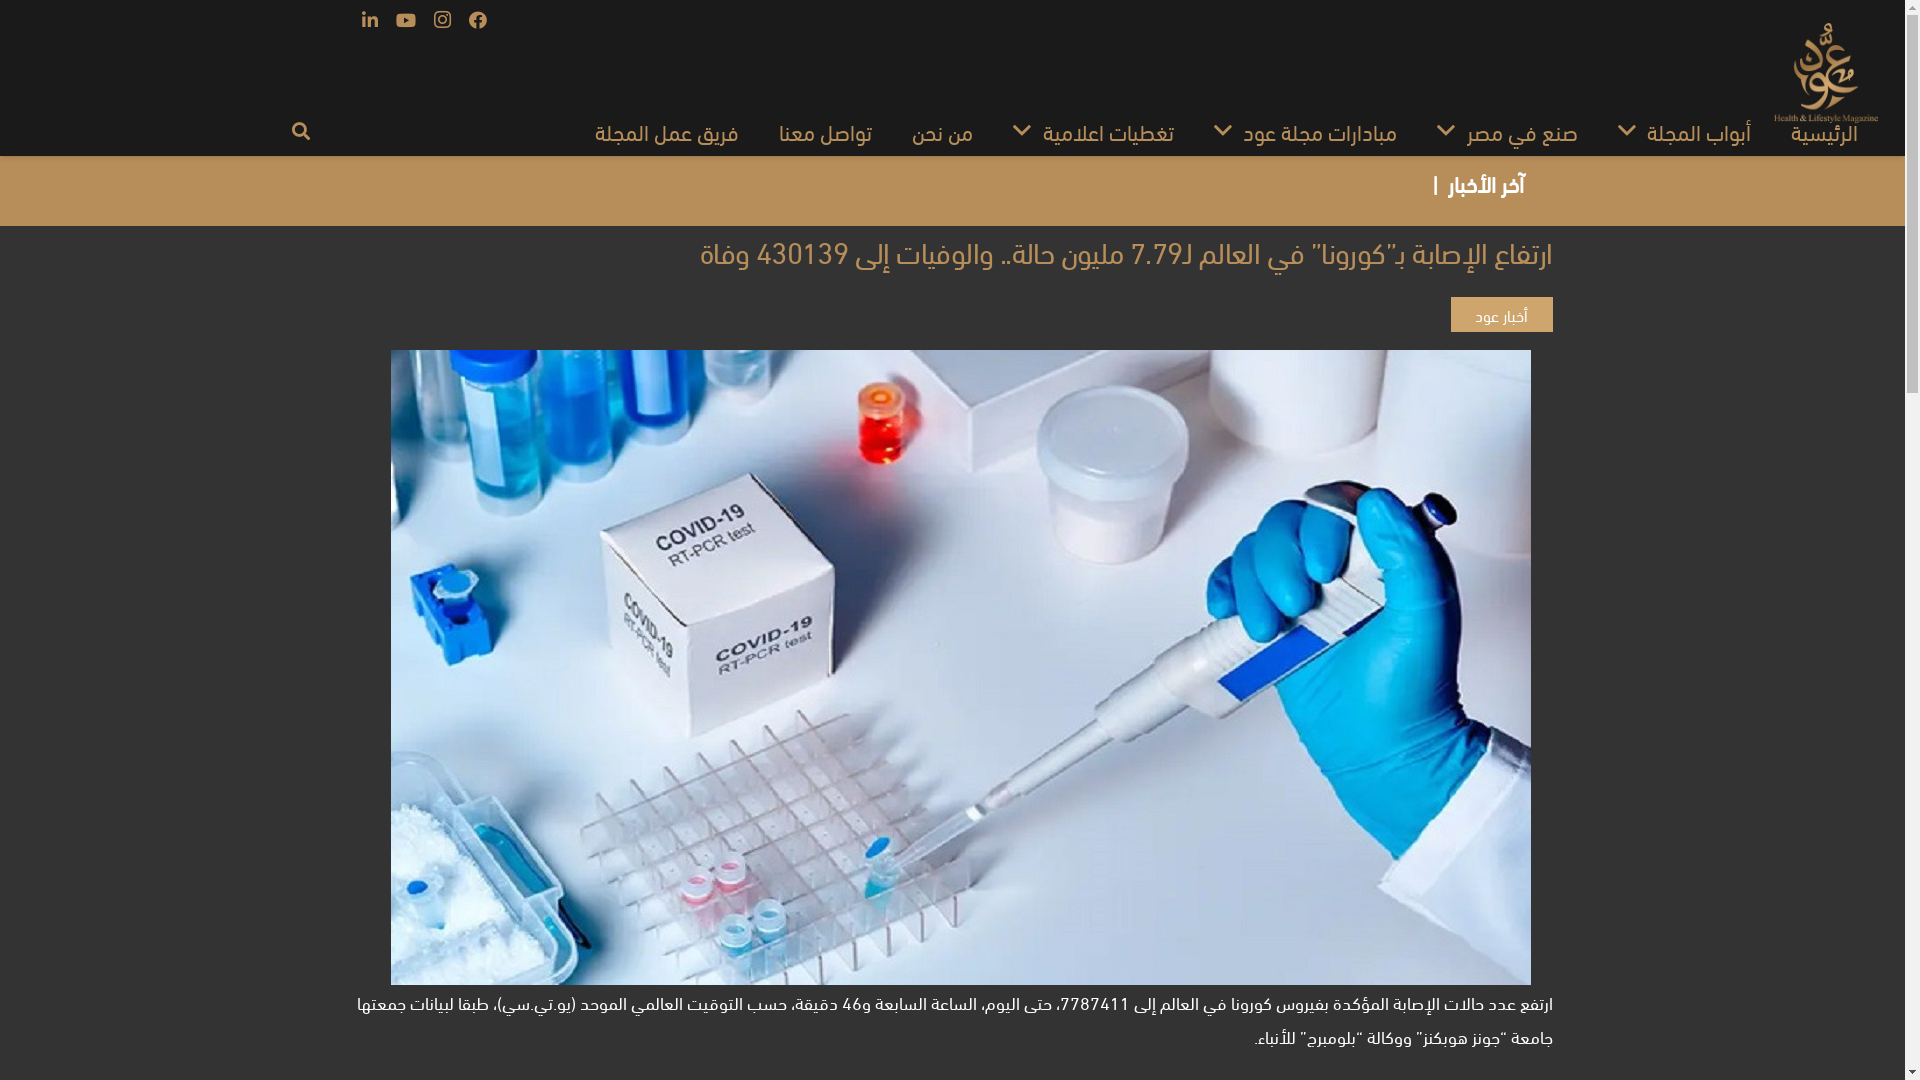  What do you see at coordinates (405, 19) in the screenshot?
I see `'YouTube'` at bounding box center [405, 19].